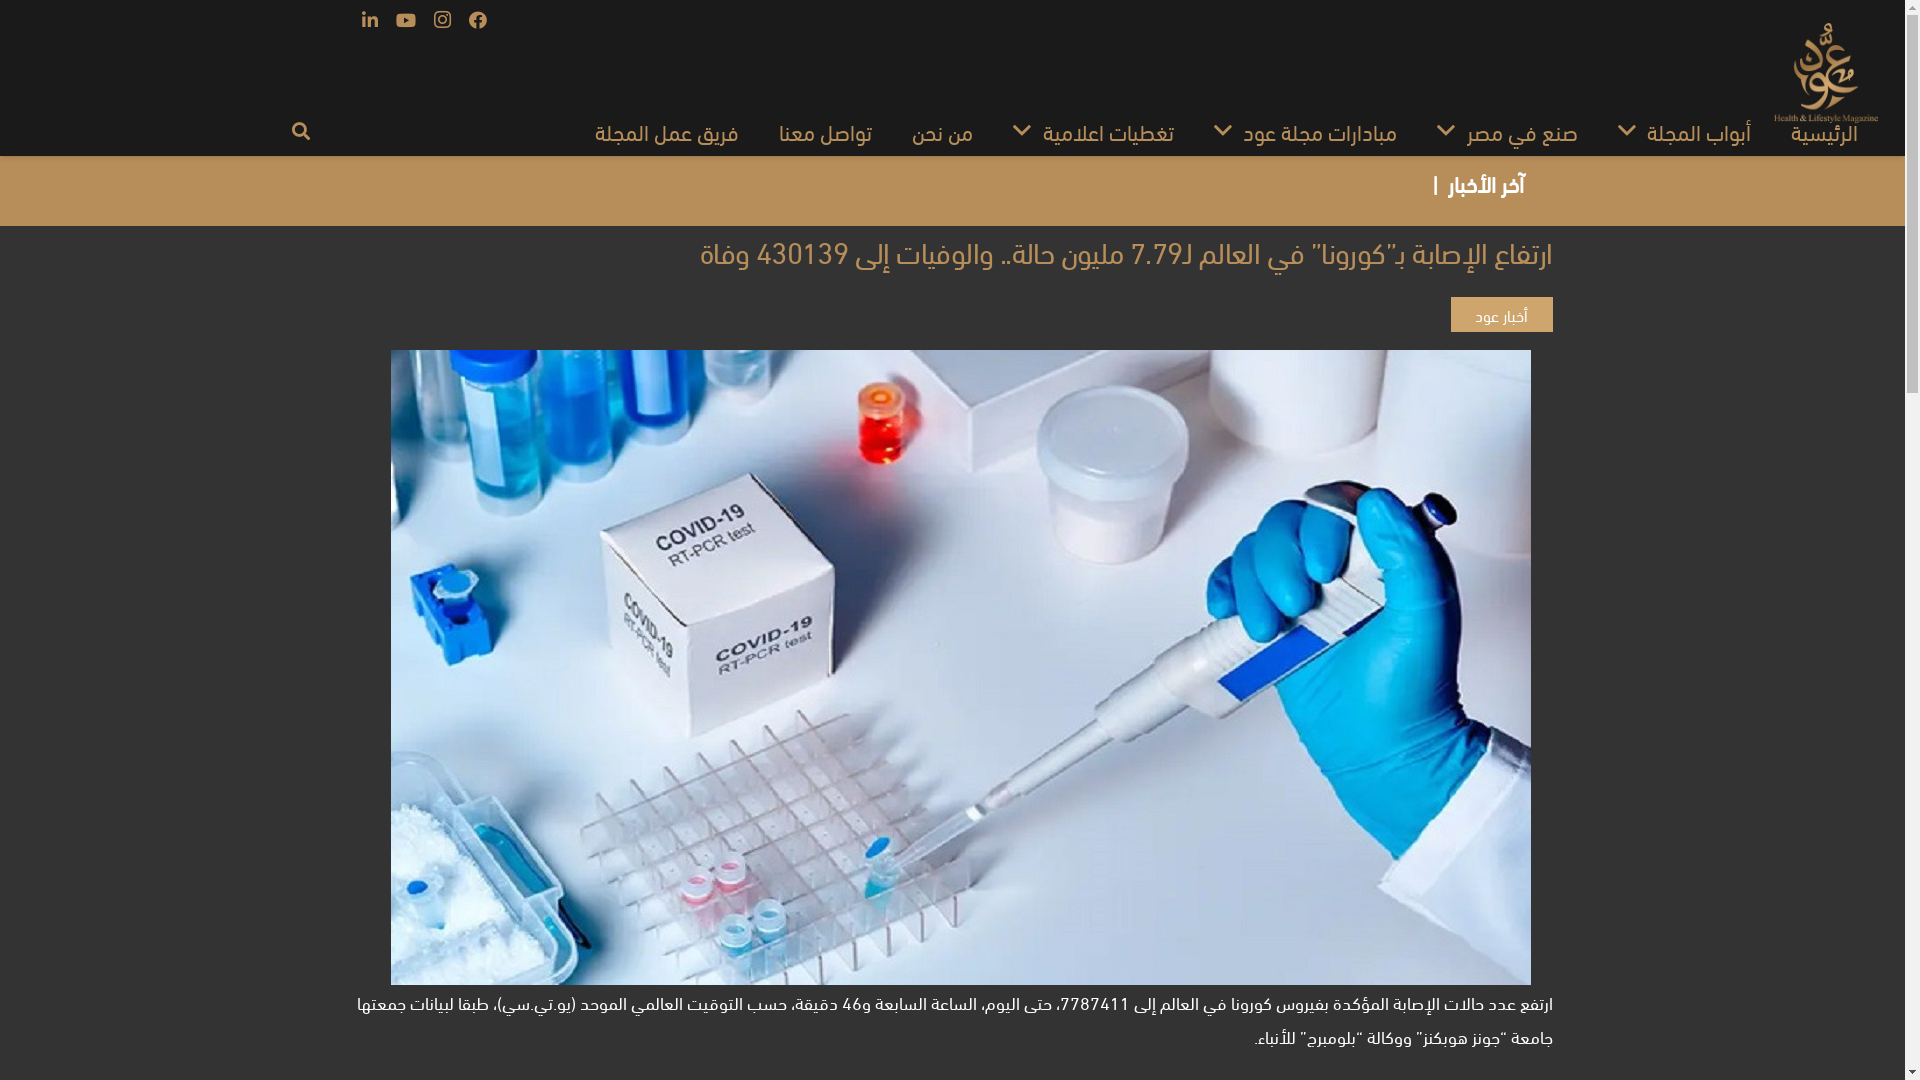  What do you see at coordinates (405, 19) in the screenshot?
I see `'YouTube'` at bounding box center [405, 19].